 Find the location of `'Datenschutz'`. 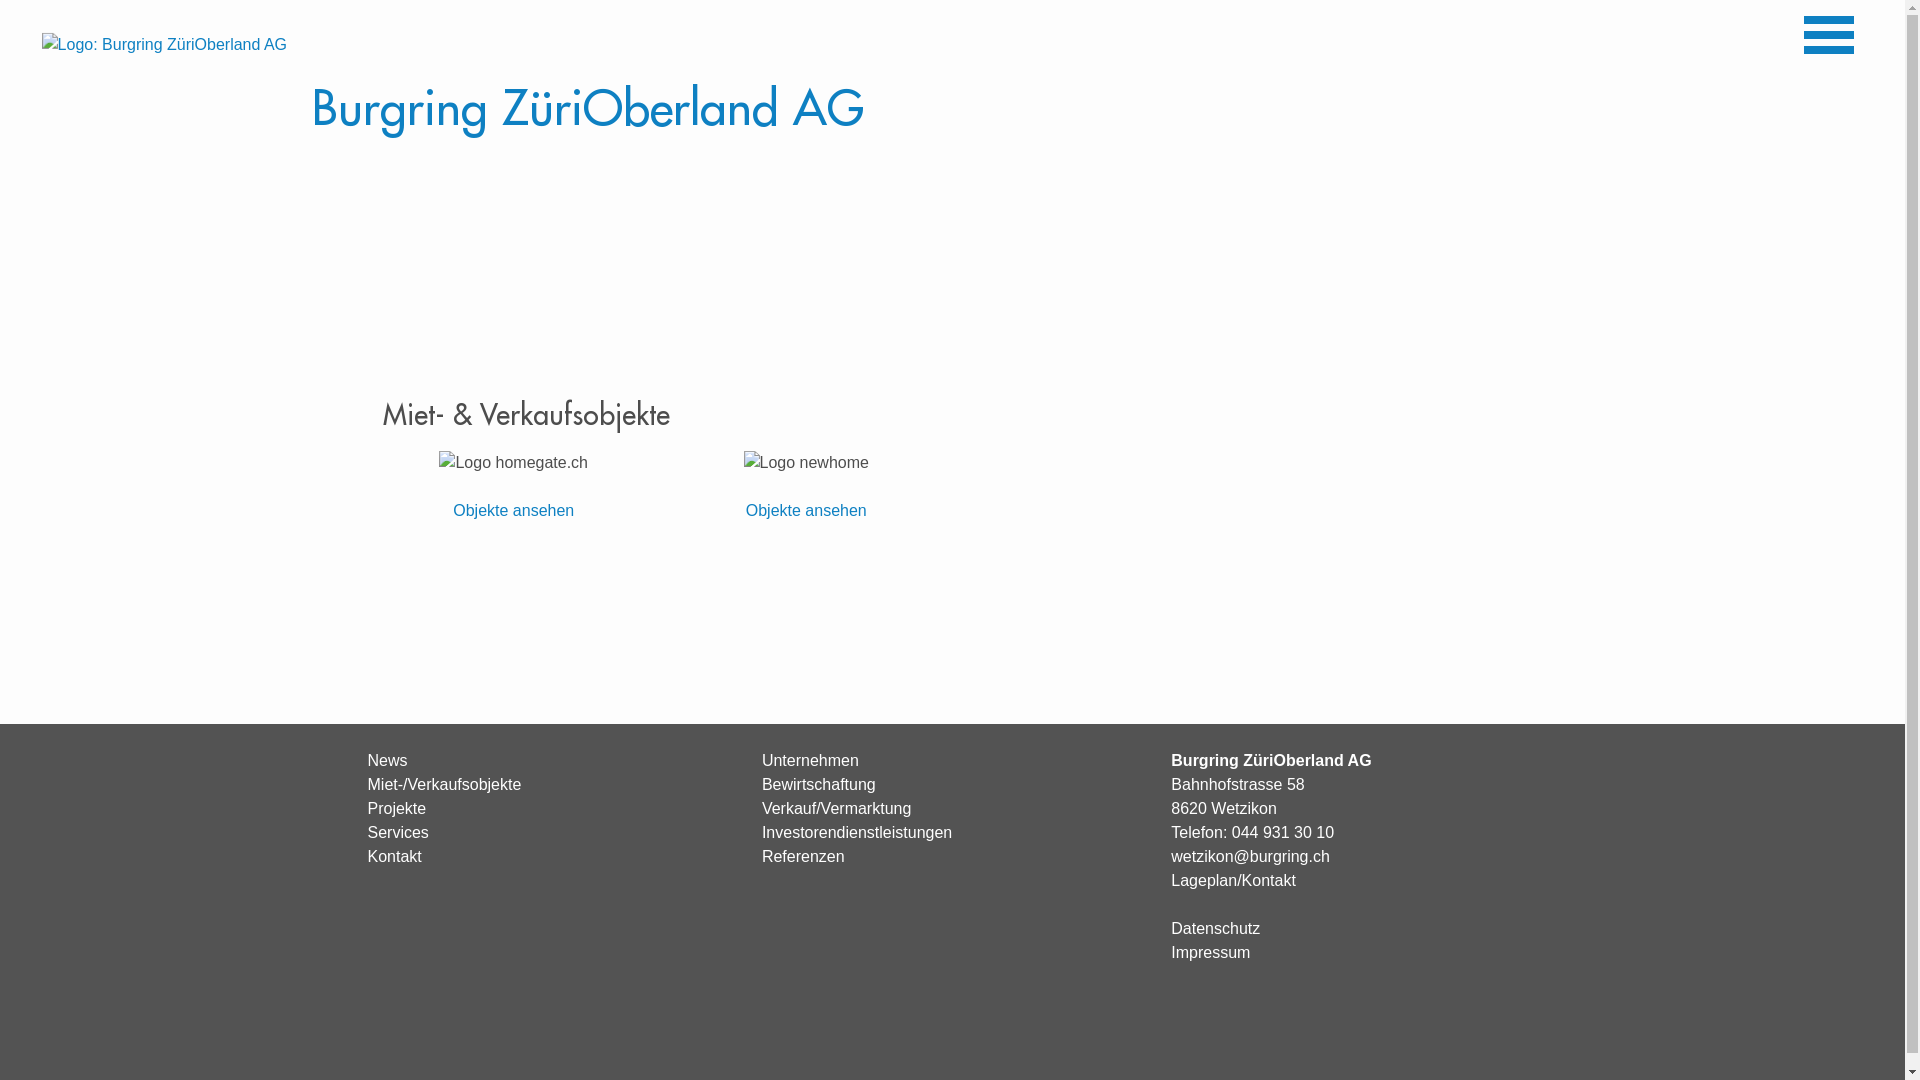

'Datenschutz' is located at coordinates (1214, 928).